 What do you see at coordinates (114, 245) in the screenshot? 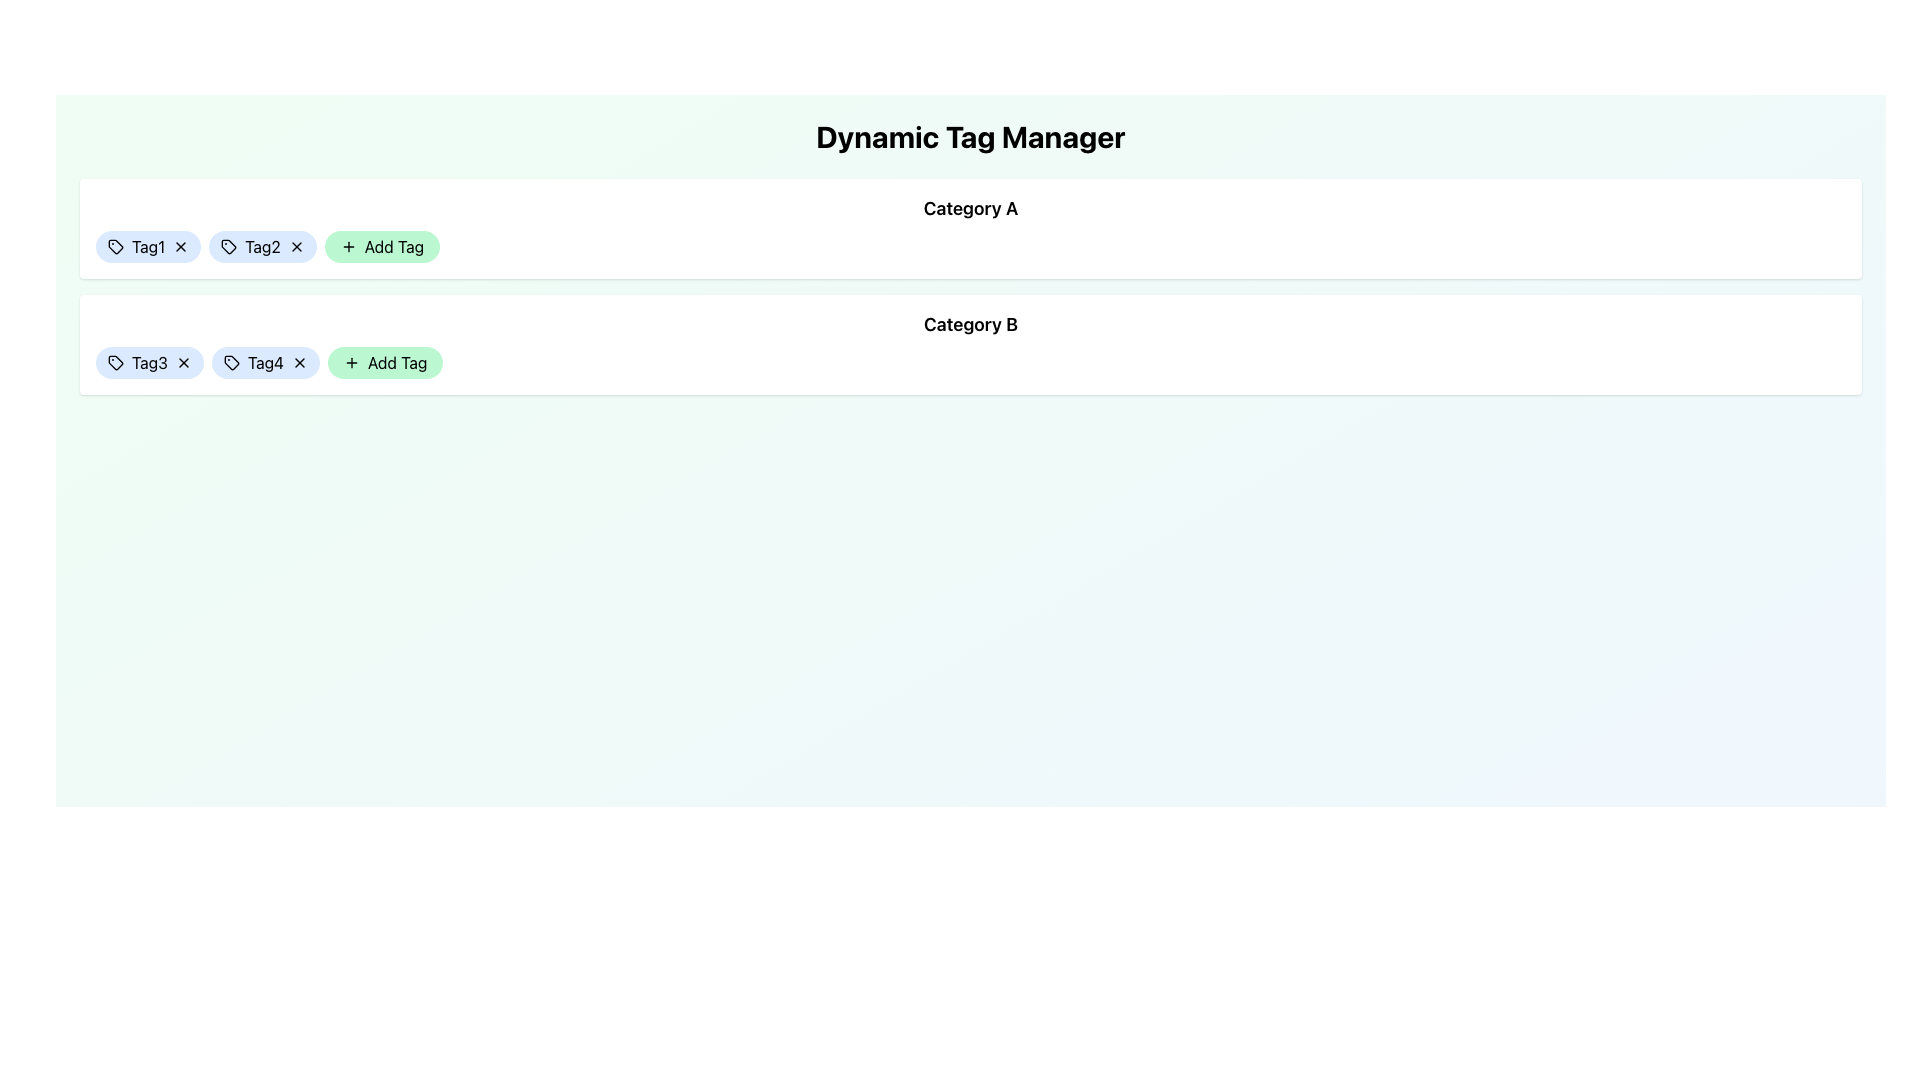
I see `the blue tag icon located within the button labeled 'Tag1' in the top-left portion of 'Category A'` at bounding box center [114, 245].